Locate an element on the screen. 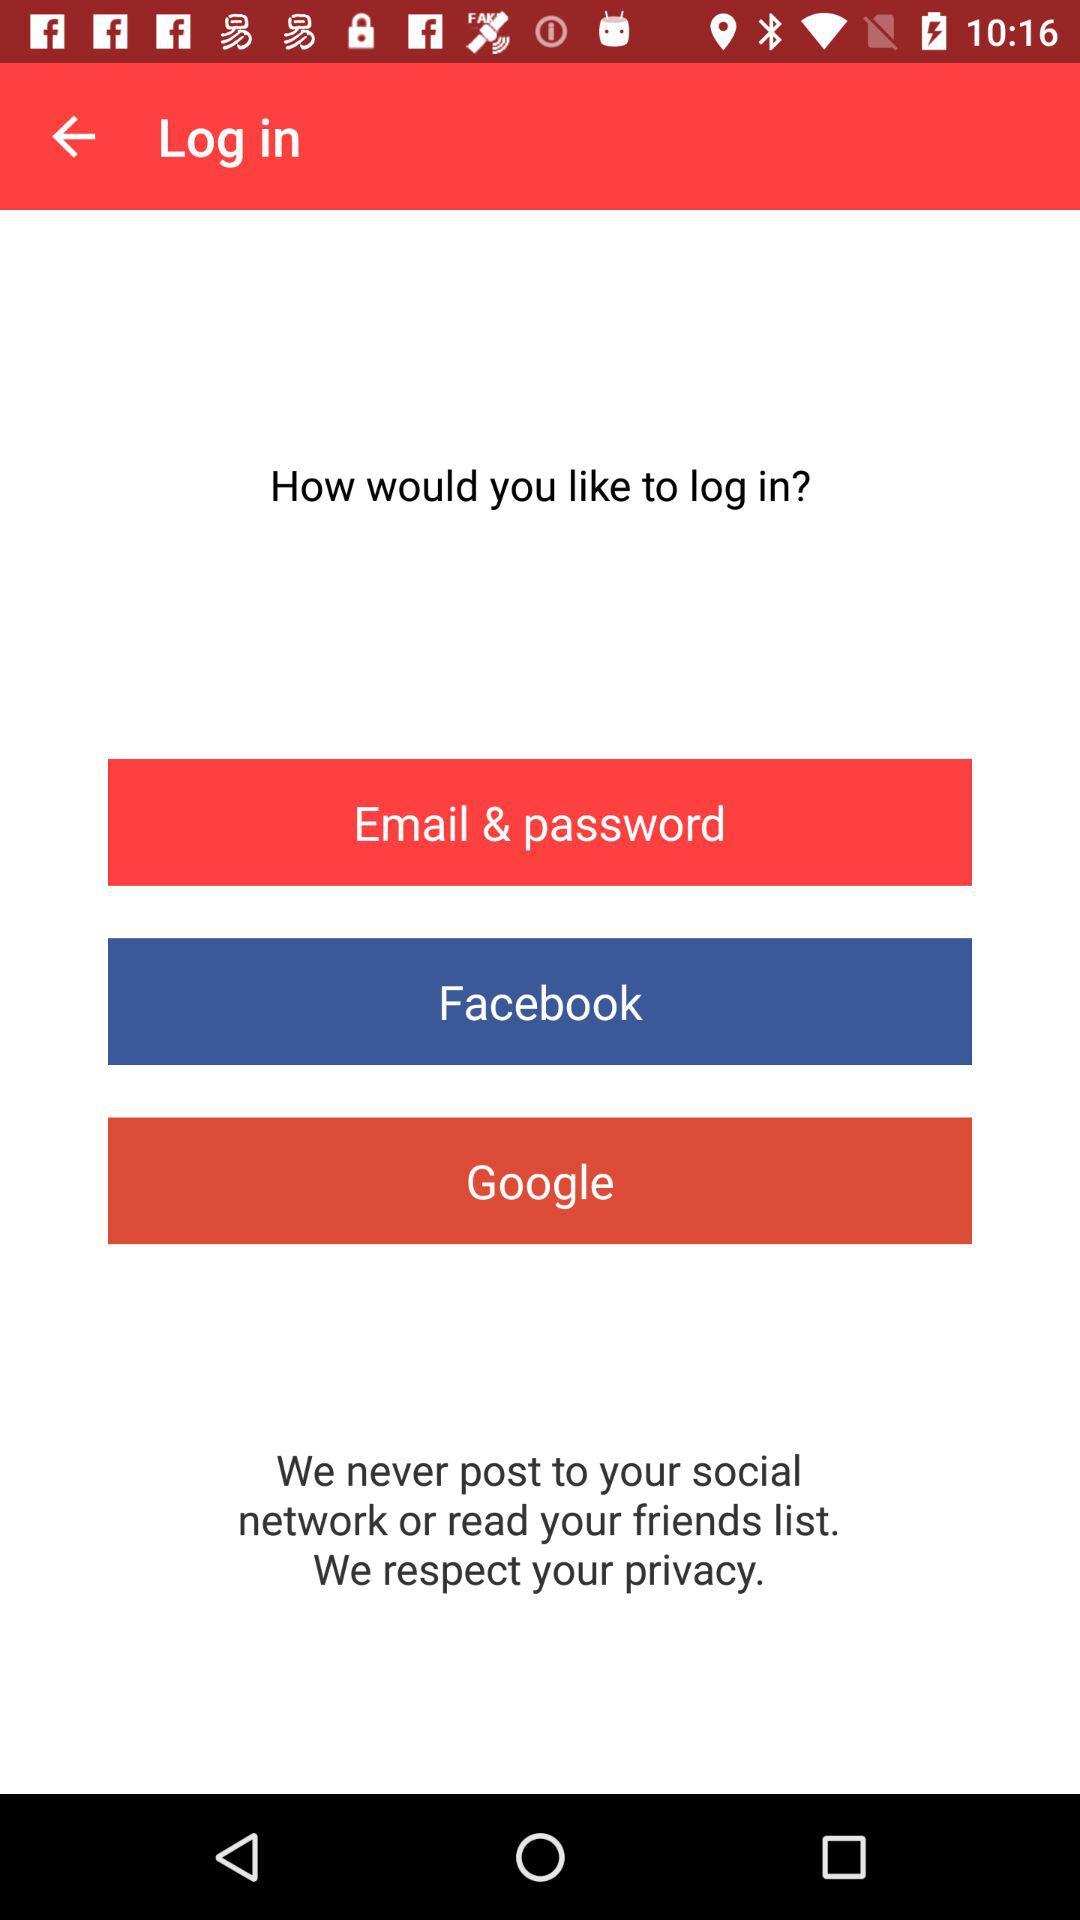 This screenshot has width=1080, height=1920. icon to the left of the log in item is located at coordinates (72, 135).